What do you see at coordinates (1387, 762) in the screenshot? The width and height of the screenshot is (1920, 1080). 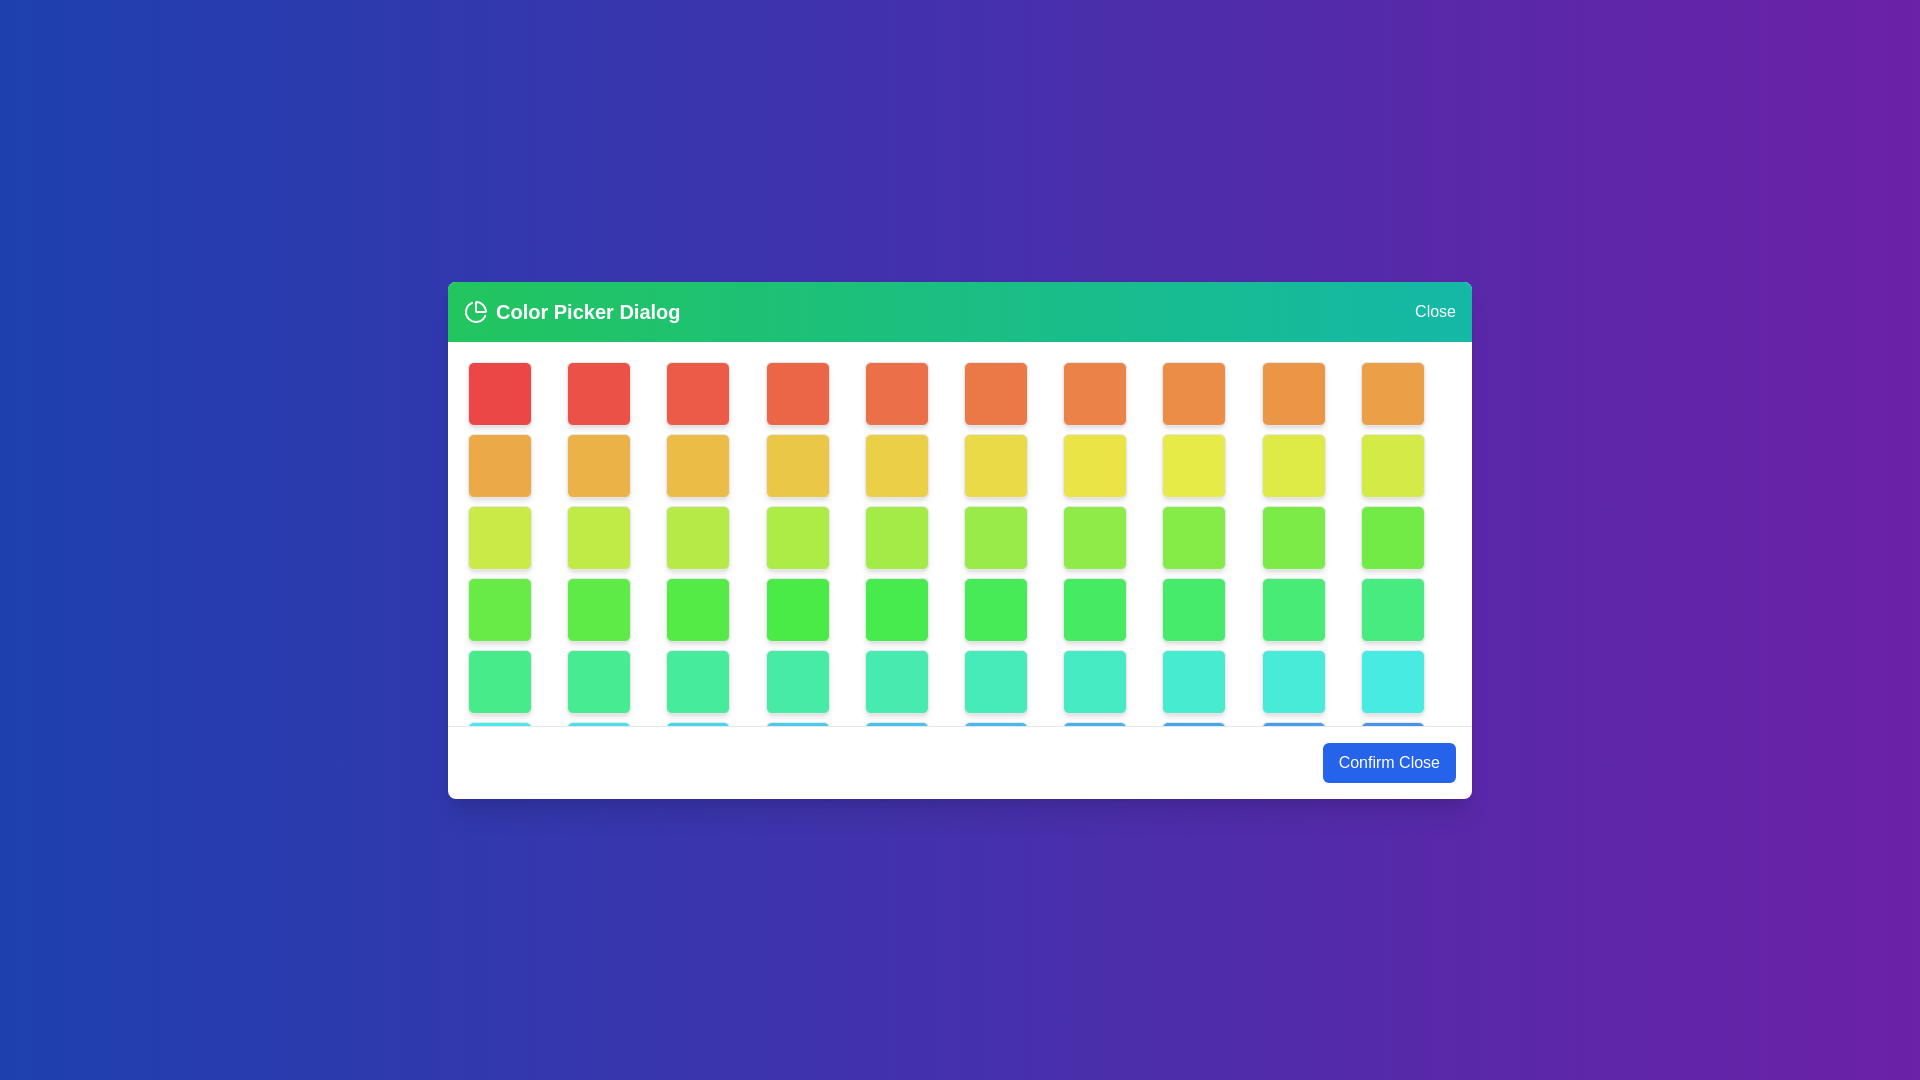 I see `the 'Confirm Close' button to close the dialog` at bounding box center [1387, 762].